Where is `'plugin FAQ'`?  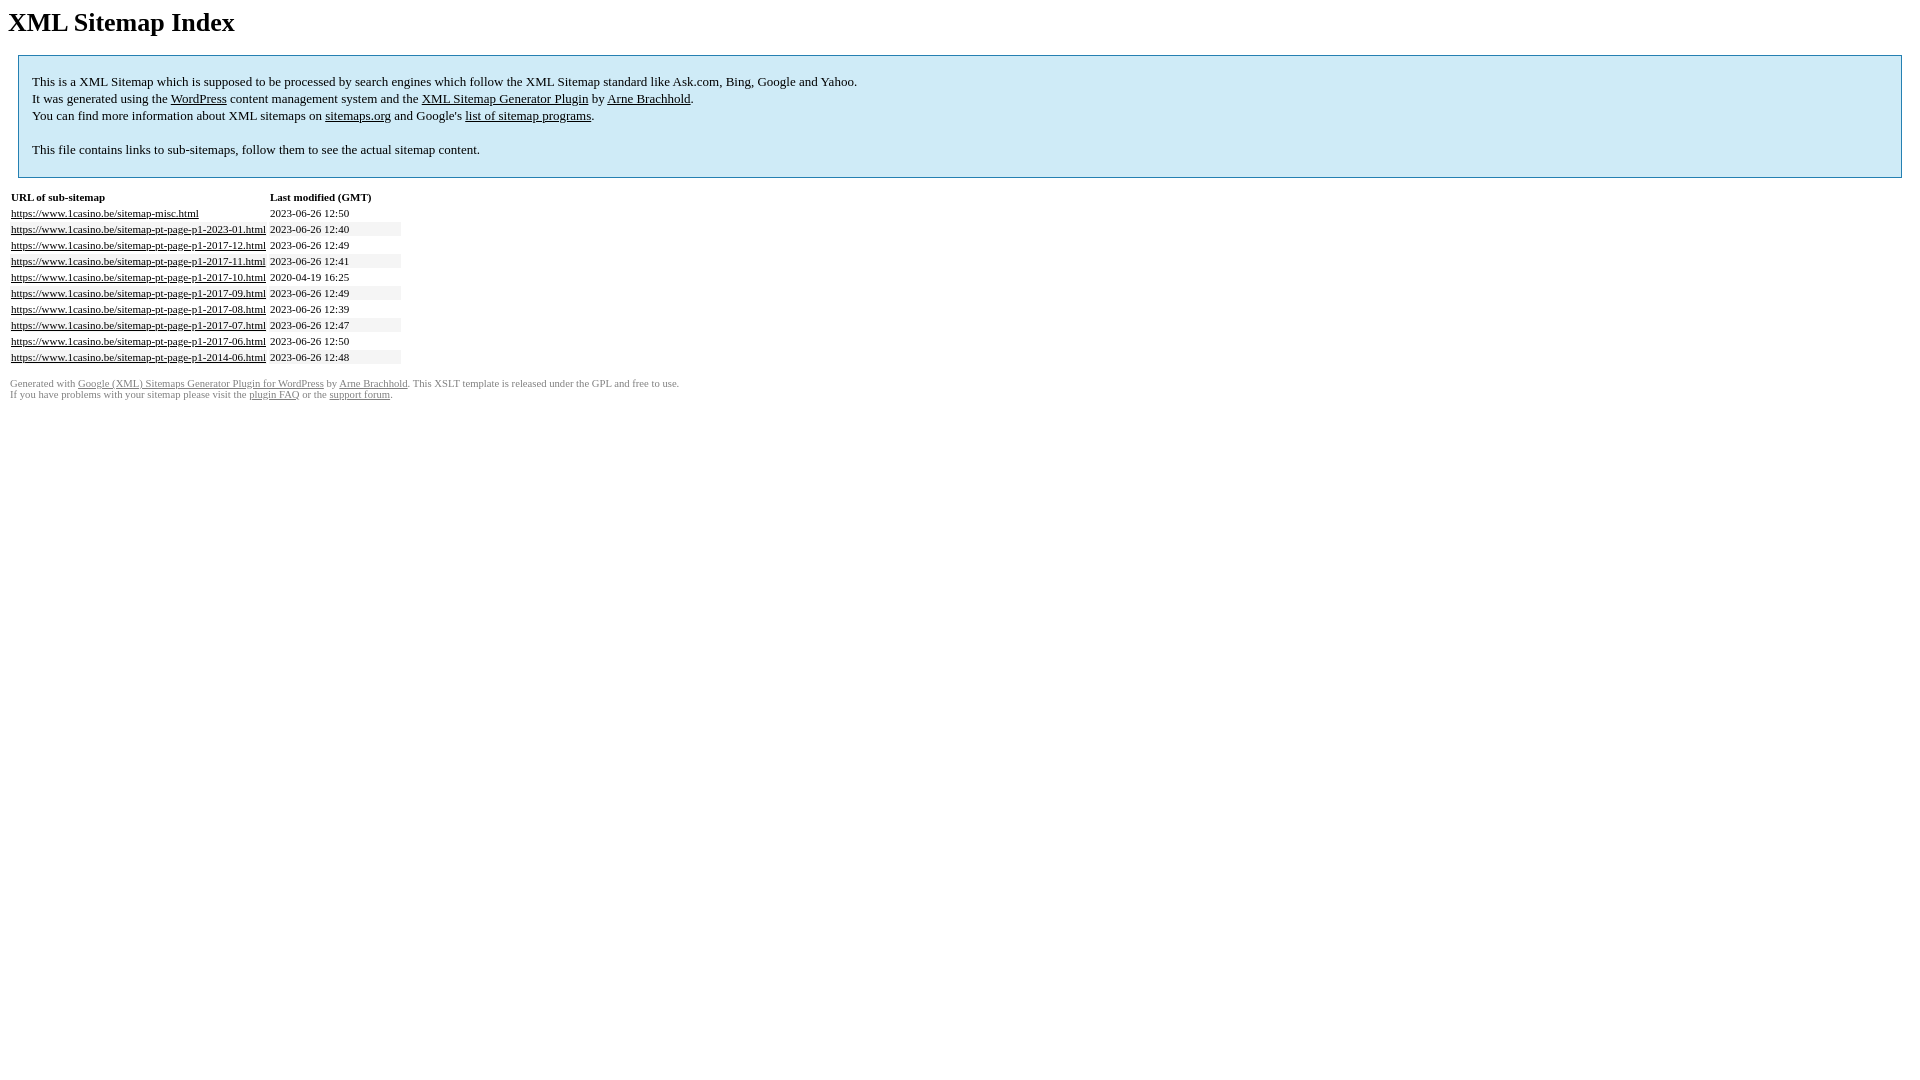 'plugin FAQ' is located at coordinates (272, 394).